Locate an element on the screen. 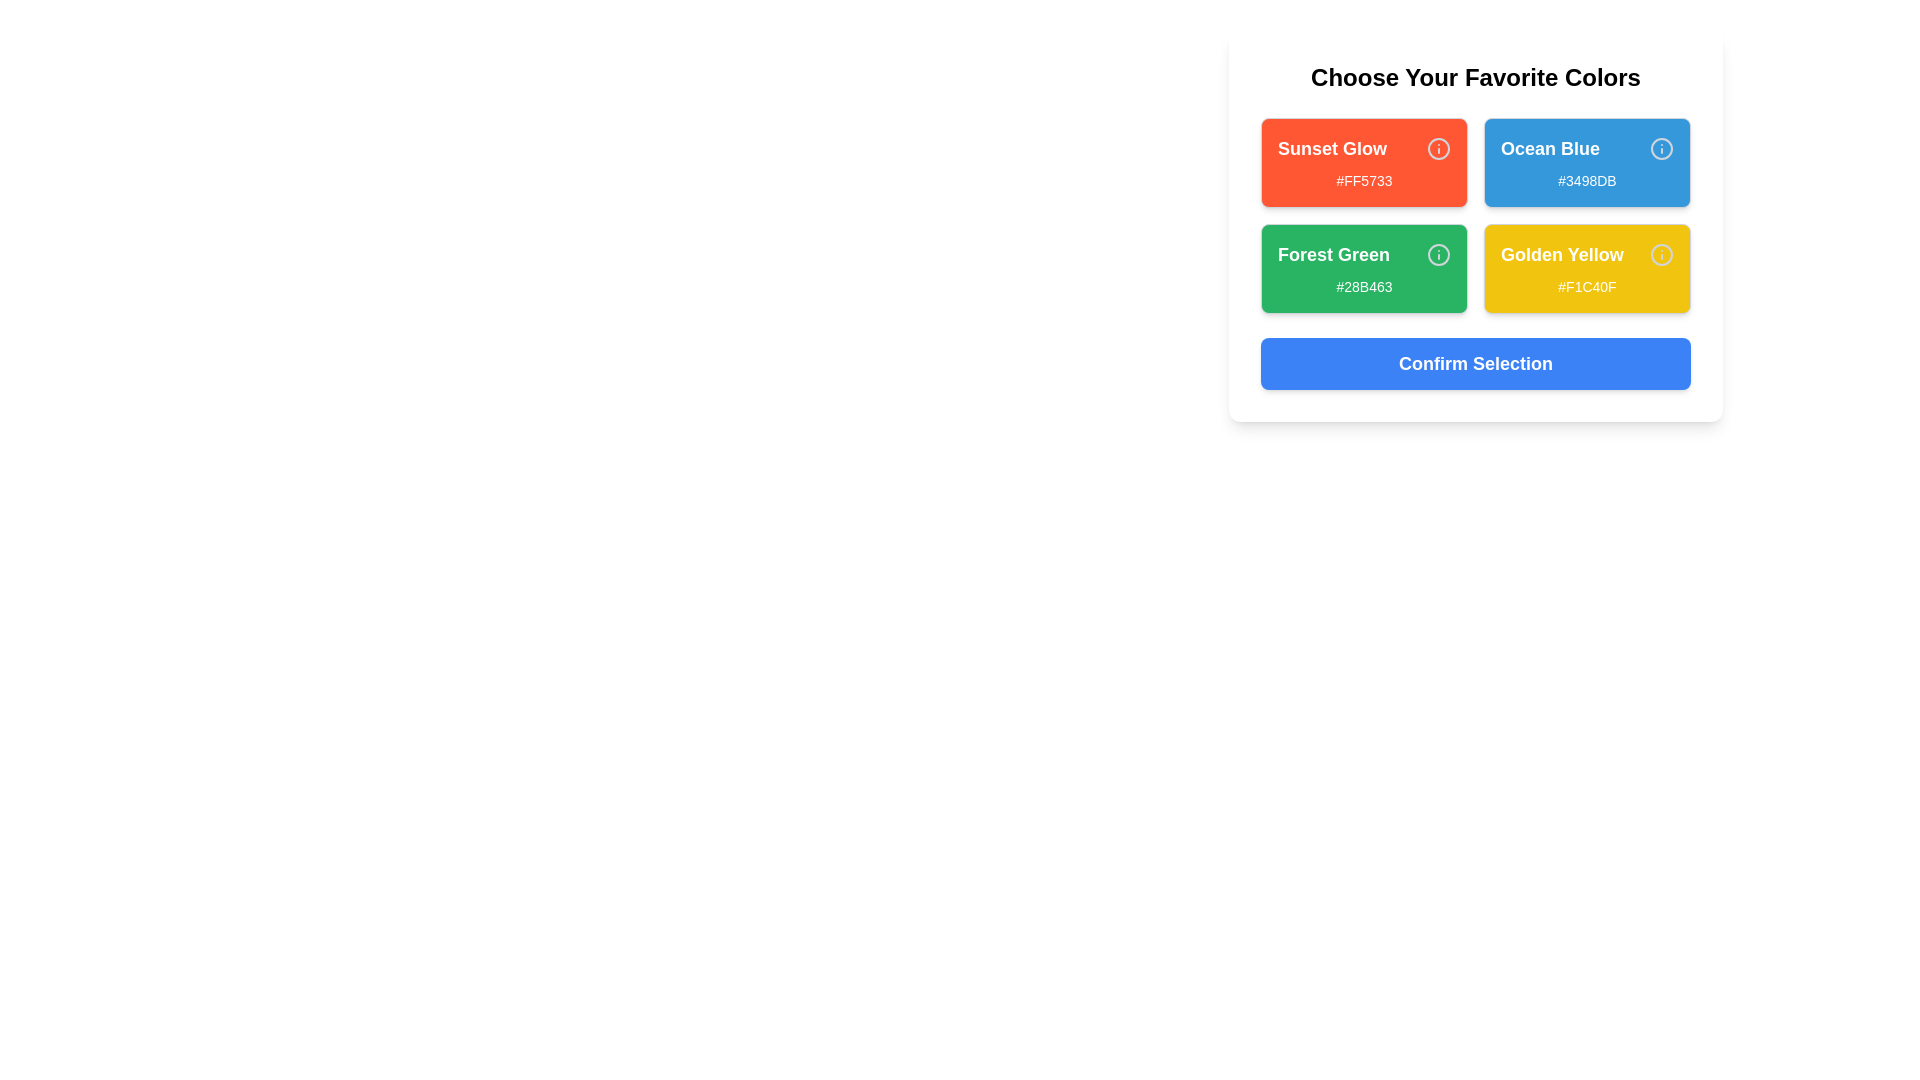 Image resolution: width=1920 pixels, height=1080 pixels. the color card labeled Ocean Blue is located at coordinates (1586, 161).